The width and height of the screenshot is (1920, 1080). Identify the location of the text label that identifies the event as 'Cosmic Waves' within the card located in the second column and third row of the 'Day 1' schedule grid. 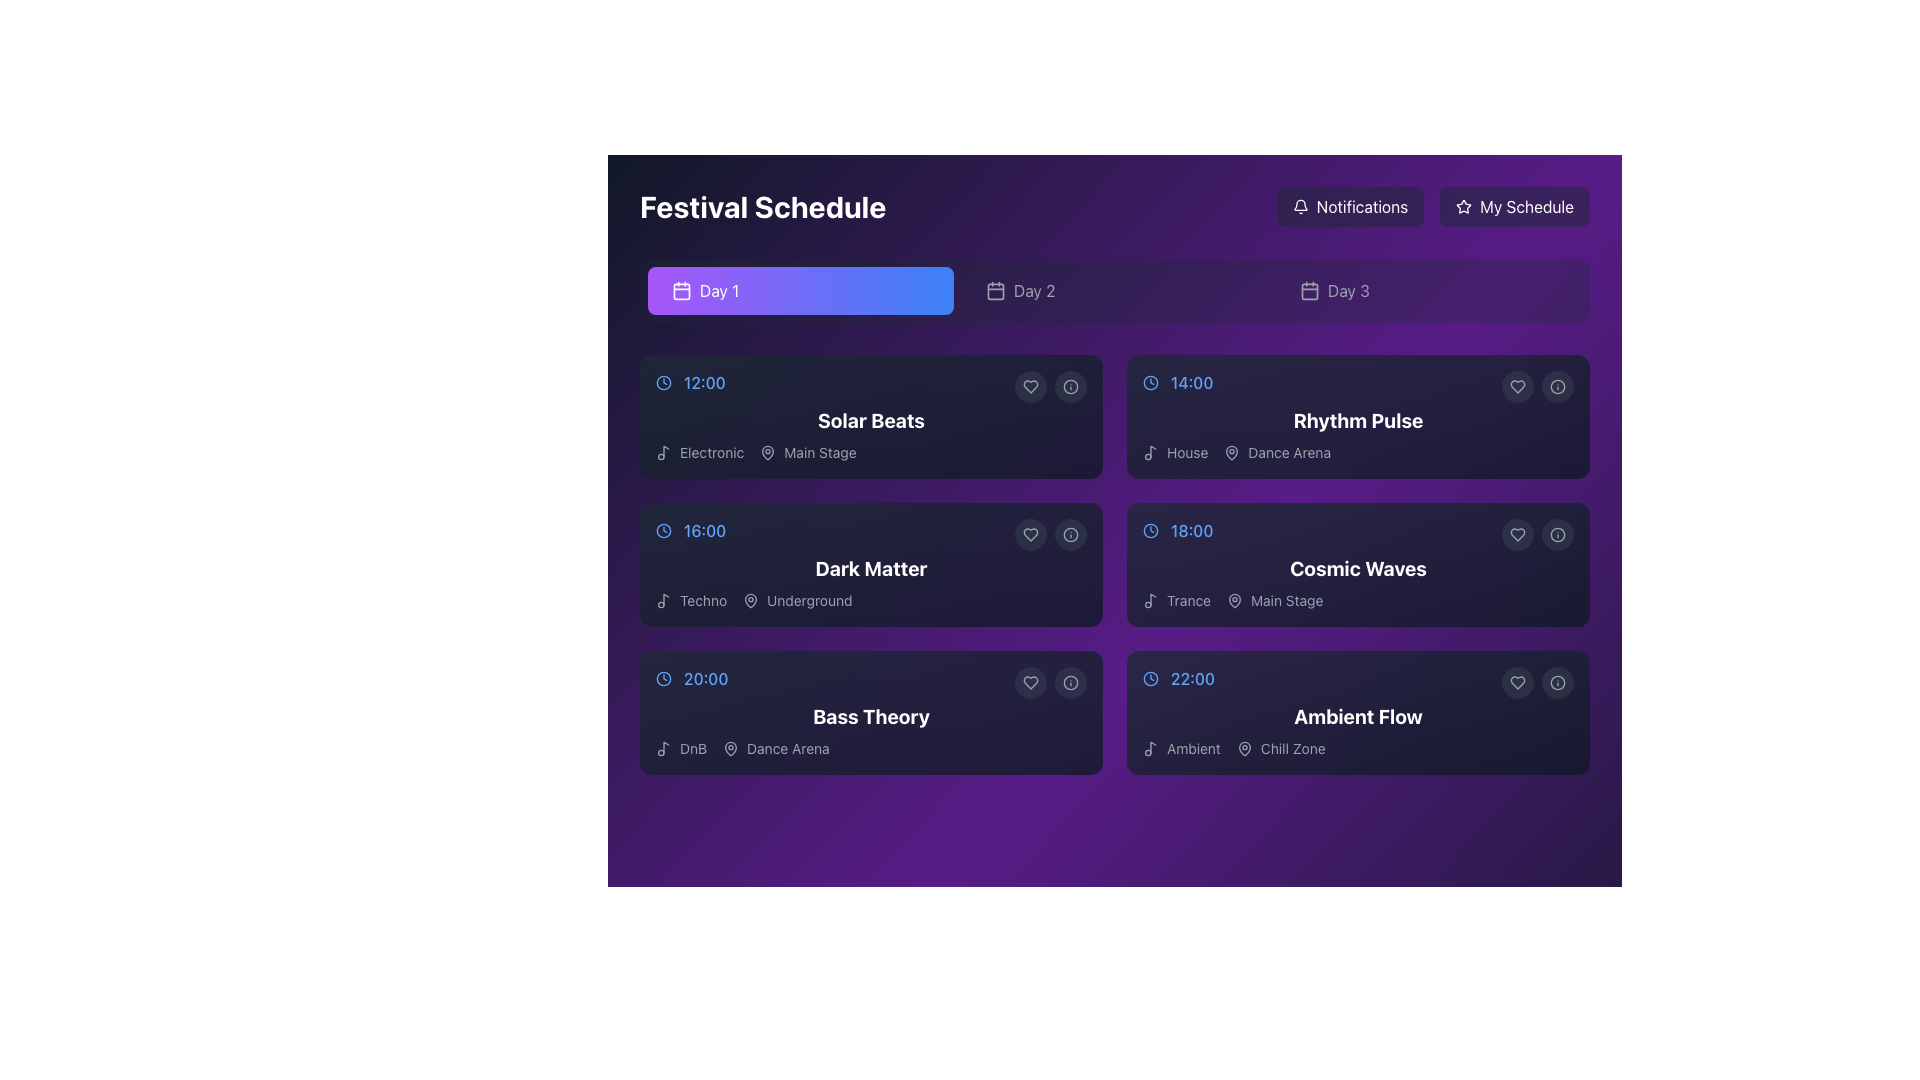
(1358, 569).